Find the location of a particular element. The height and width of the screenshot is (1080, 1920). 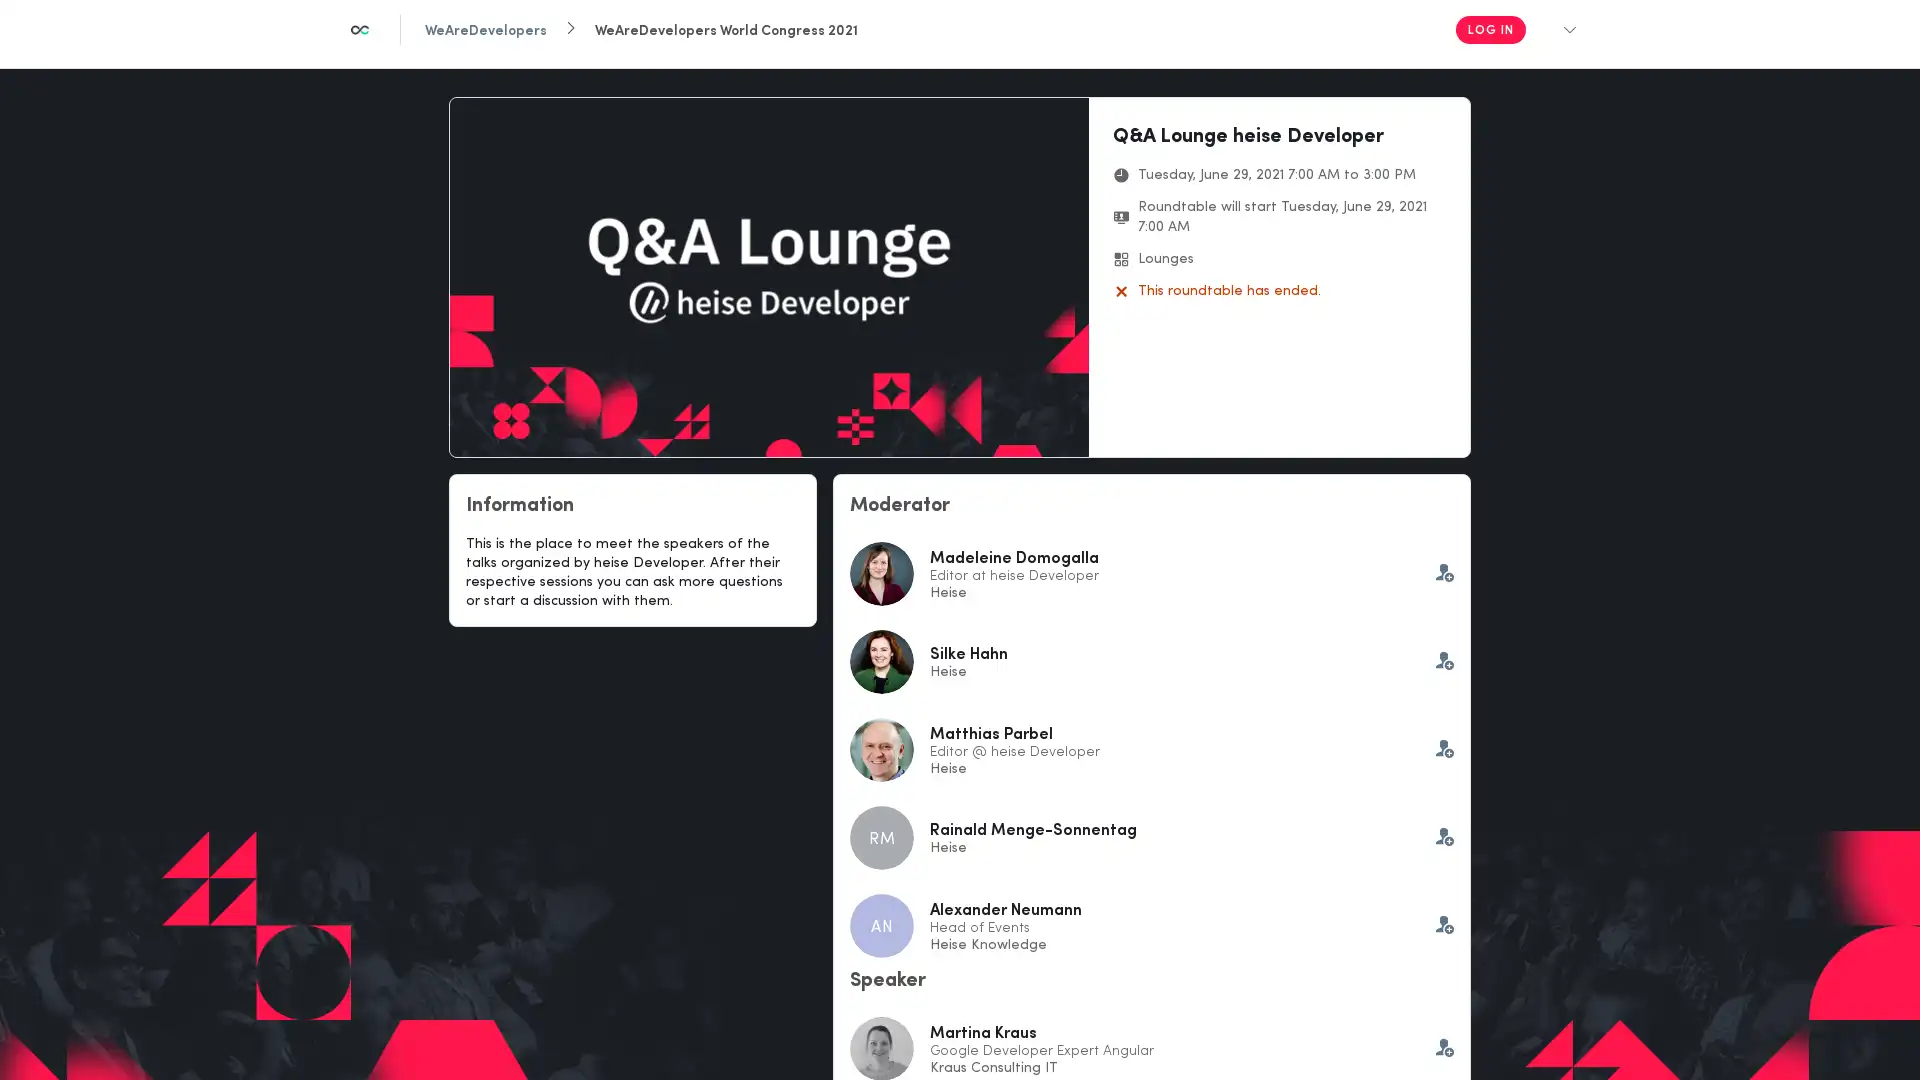

Log in is located at coordinates (1489, 30).